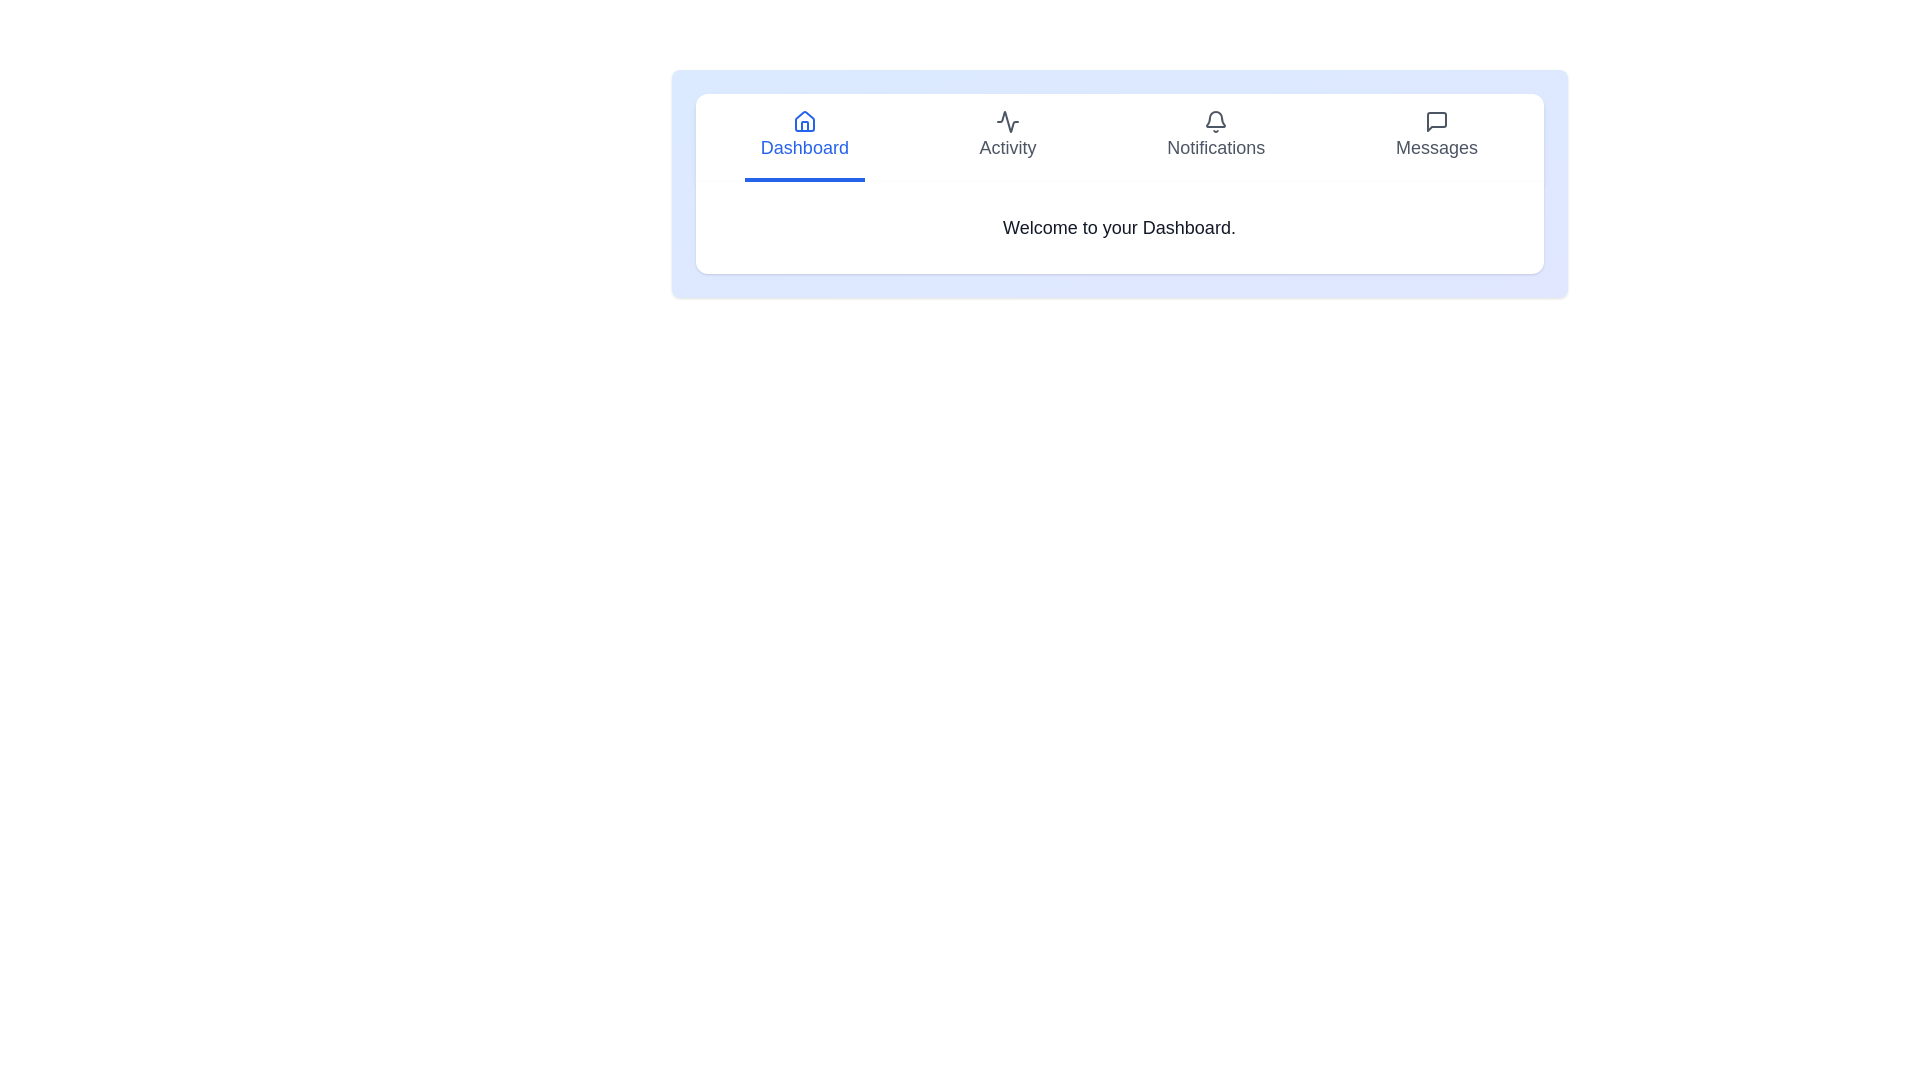  I want to click on the tab labeled Activity, so click(1008, 137).